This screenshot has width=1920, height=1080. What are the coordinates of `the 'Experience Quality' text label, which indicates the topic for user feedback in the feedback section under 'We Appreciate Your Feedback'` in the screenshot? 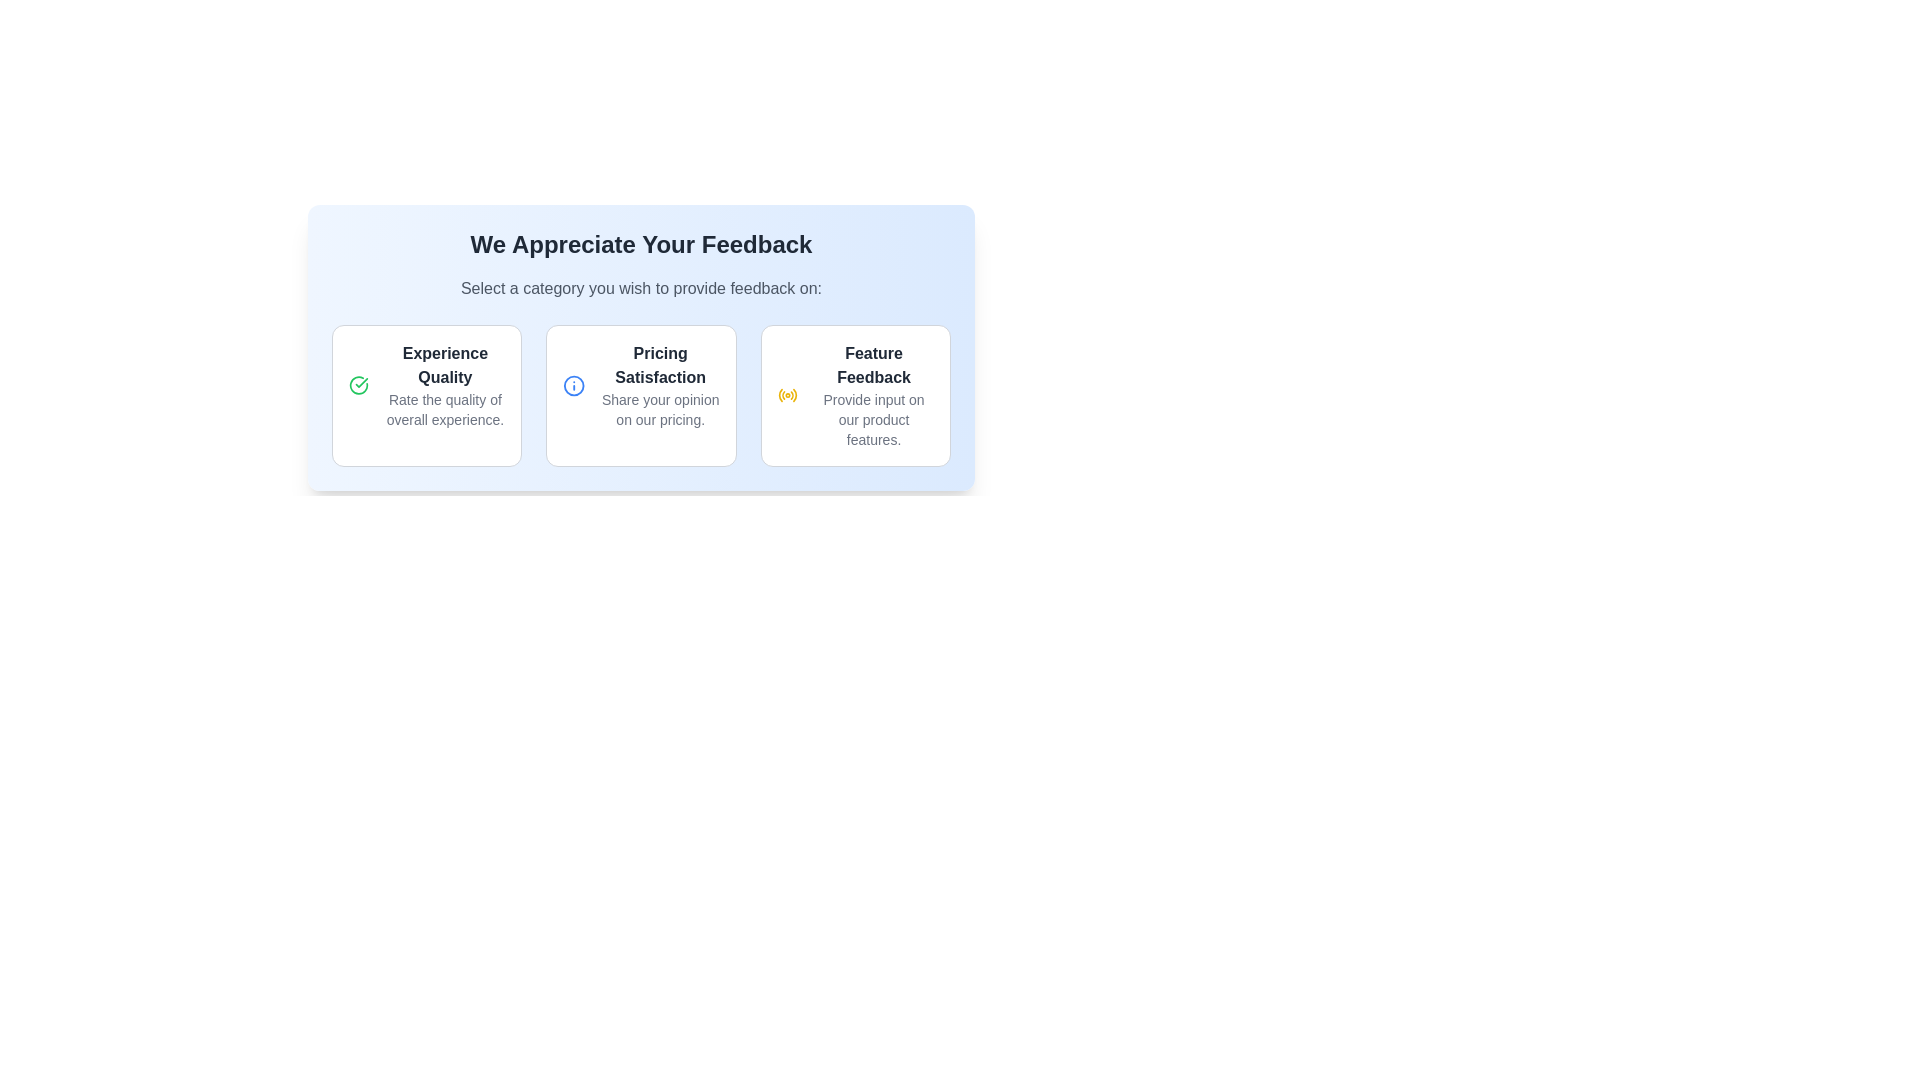 It's located at (444, 366).